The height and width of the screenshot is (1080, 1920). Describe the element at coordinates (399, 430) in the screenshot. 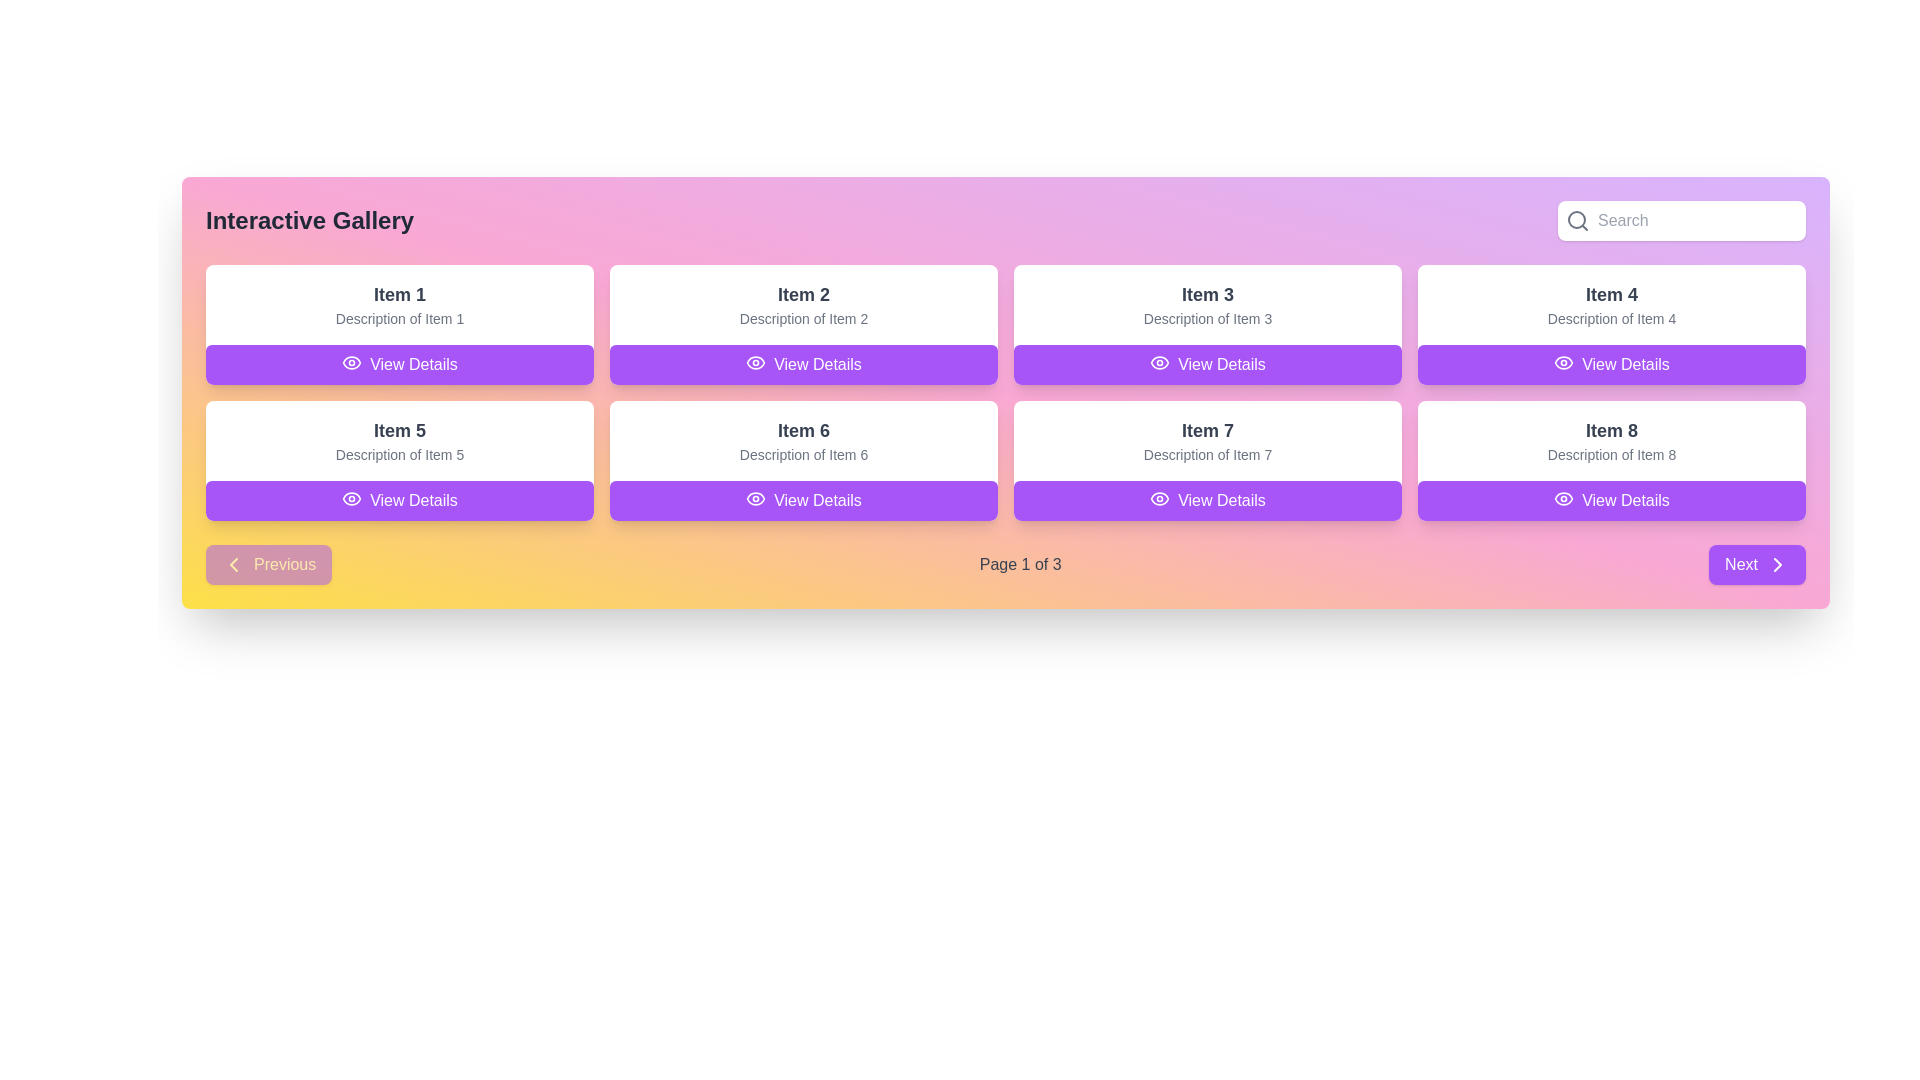

I see `the Text label that serves as the title for the card, located in the first column of the second row in the grid layout` at that location.